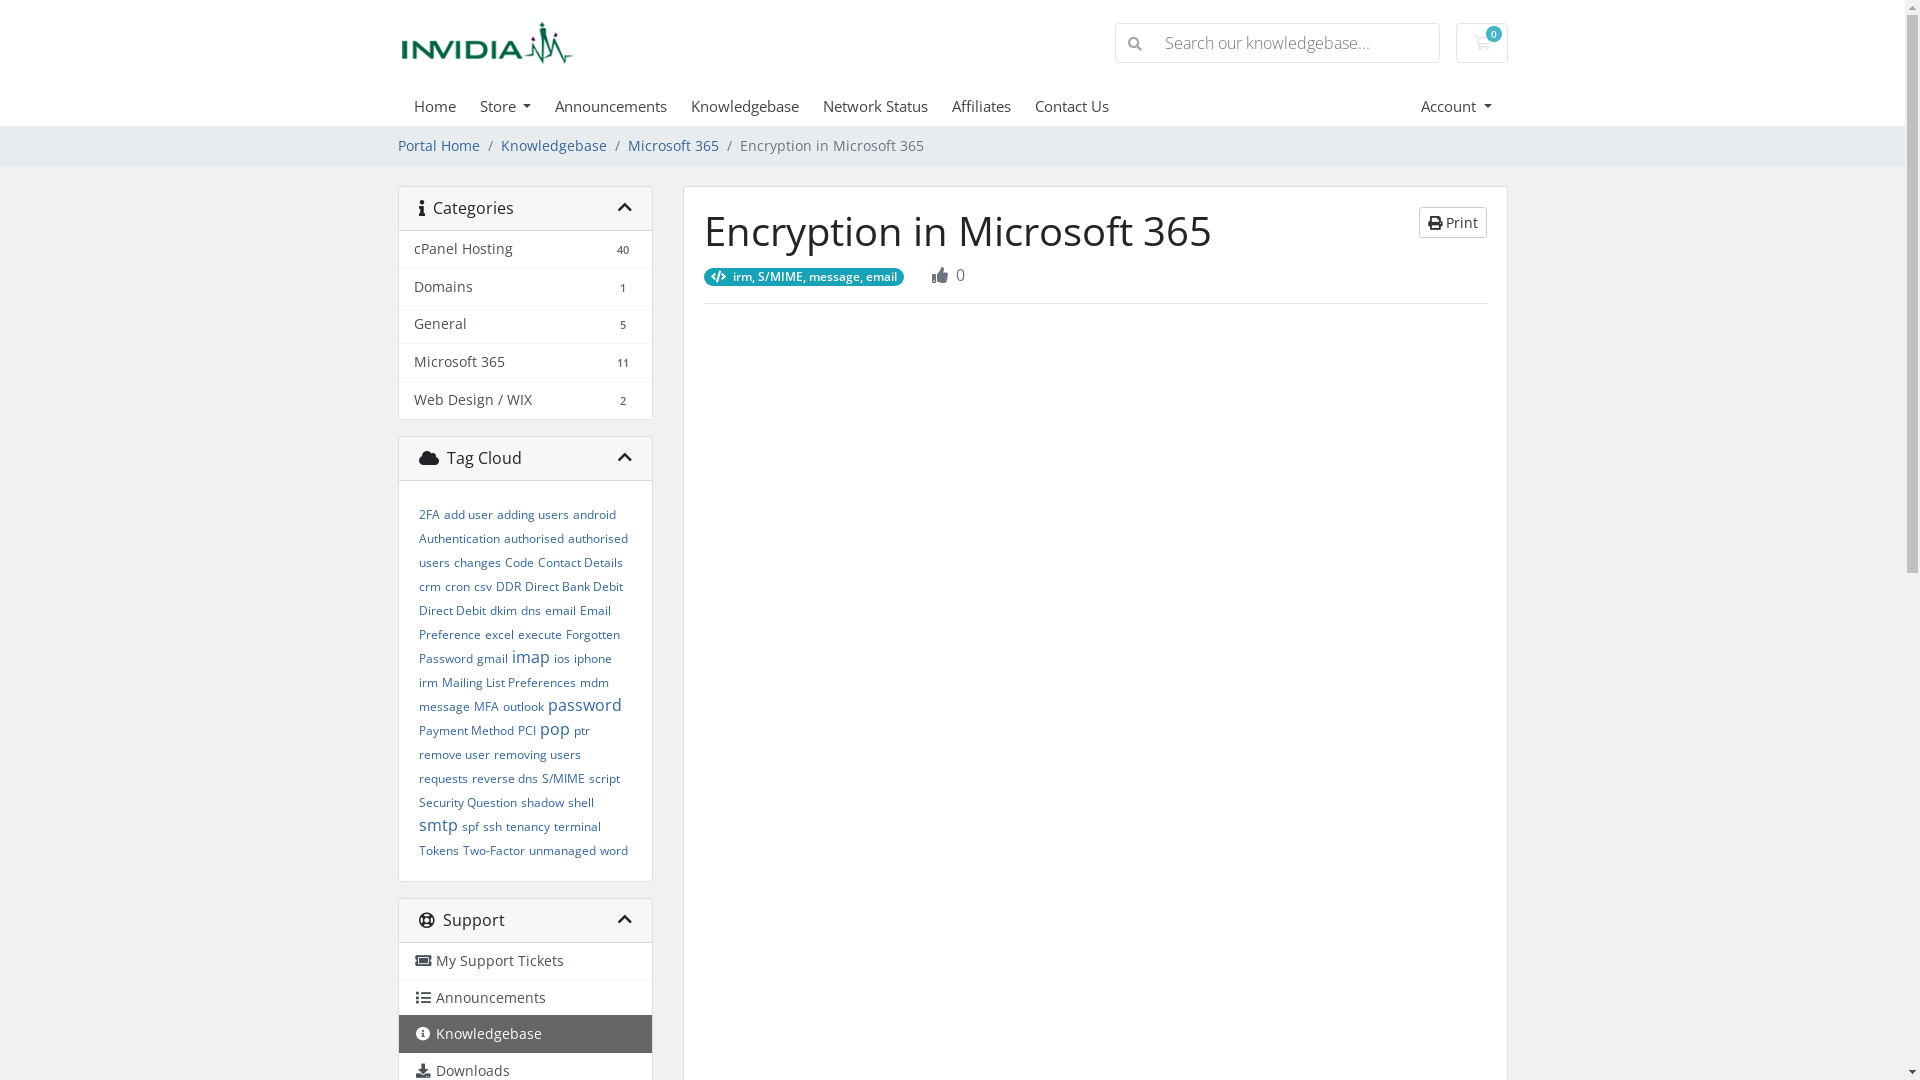 The height and width of the screenshot is (1080, 1920). I want to click on 'Microsoft 365, so click(524, 362).